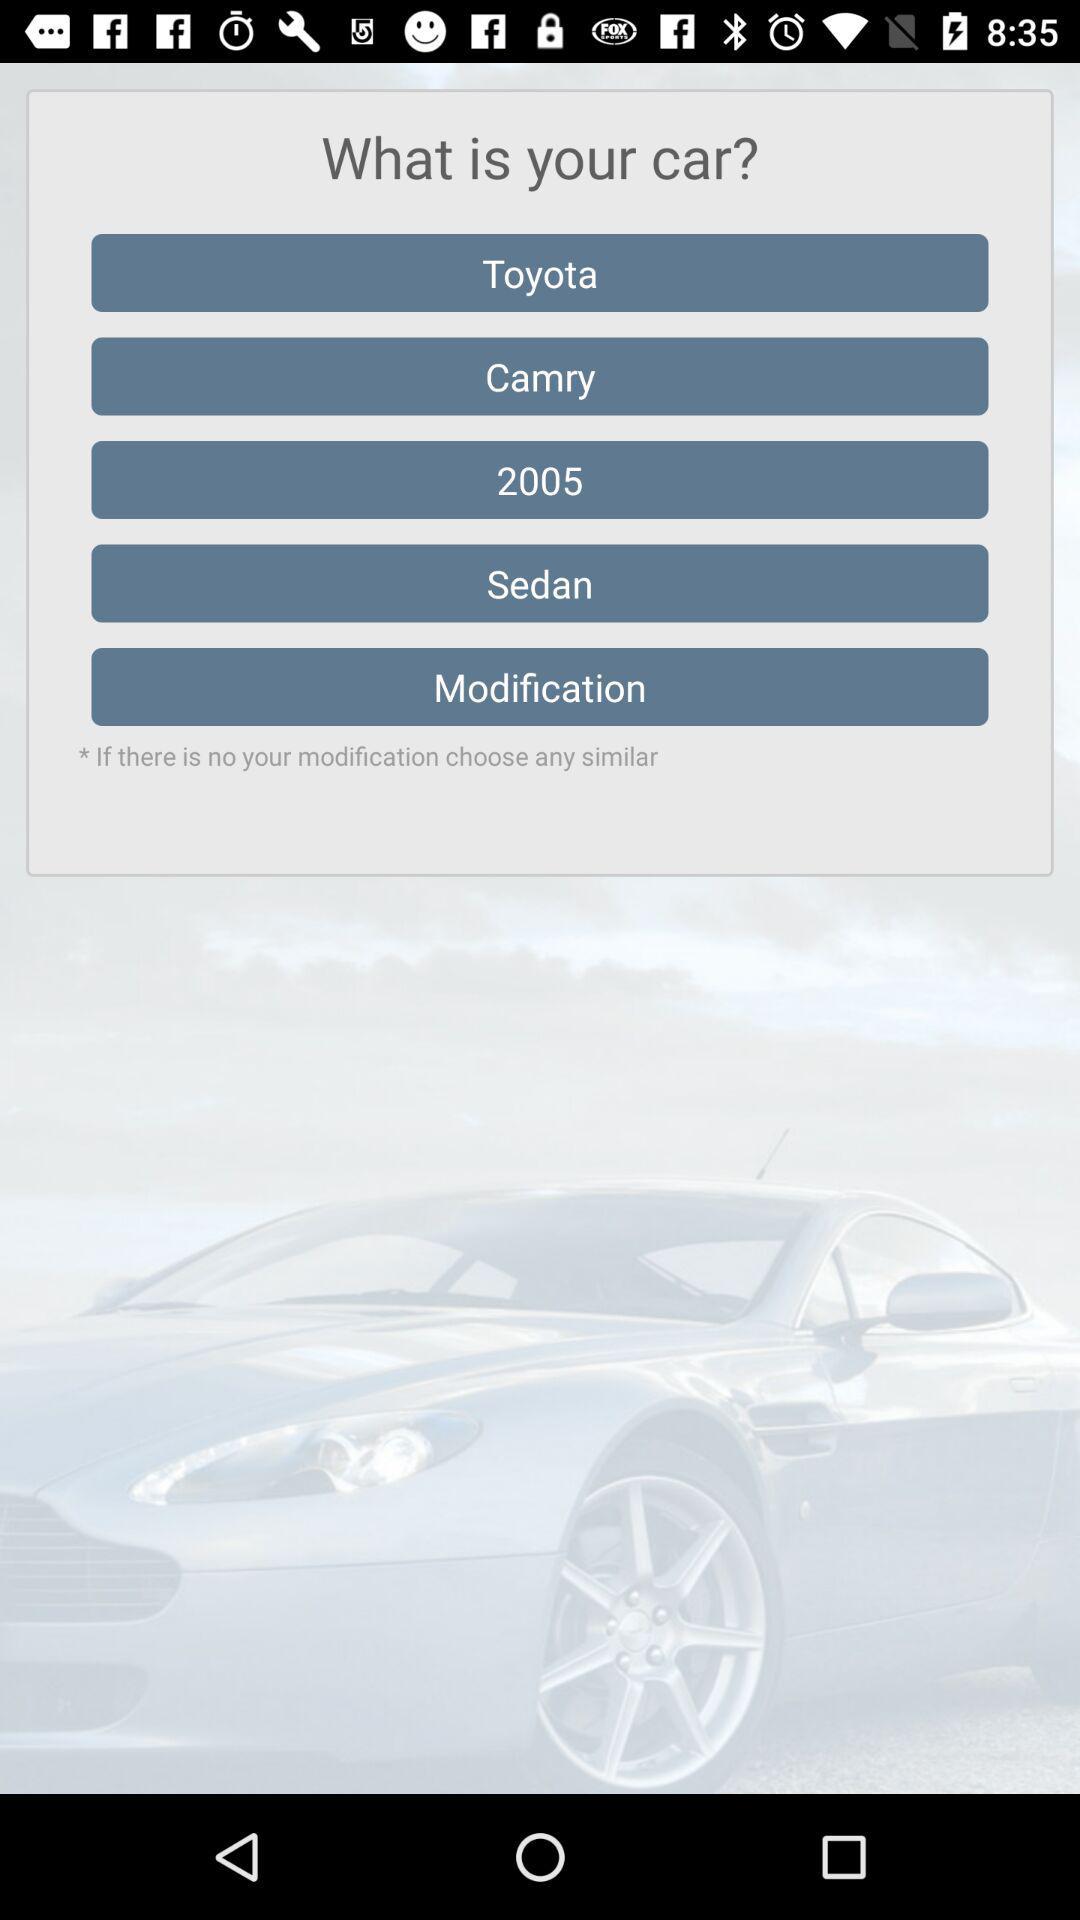 The width and height of the screenshot is (1080, 1920). I want to click on the camry icon, so click(540, 376).